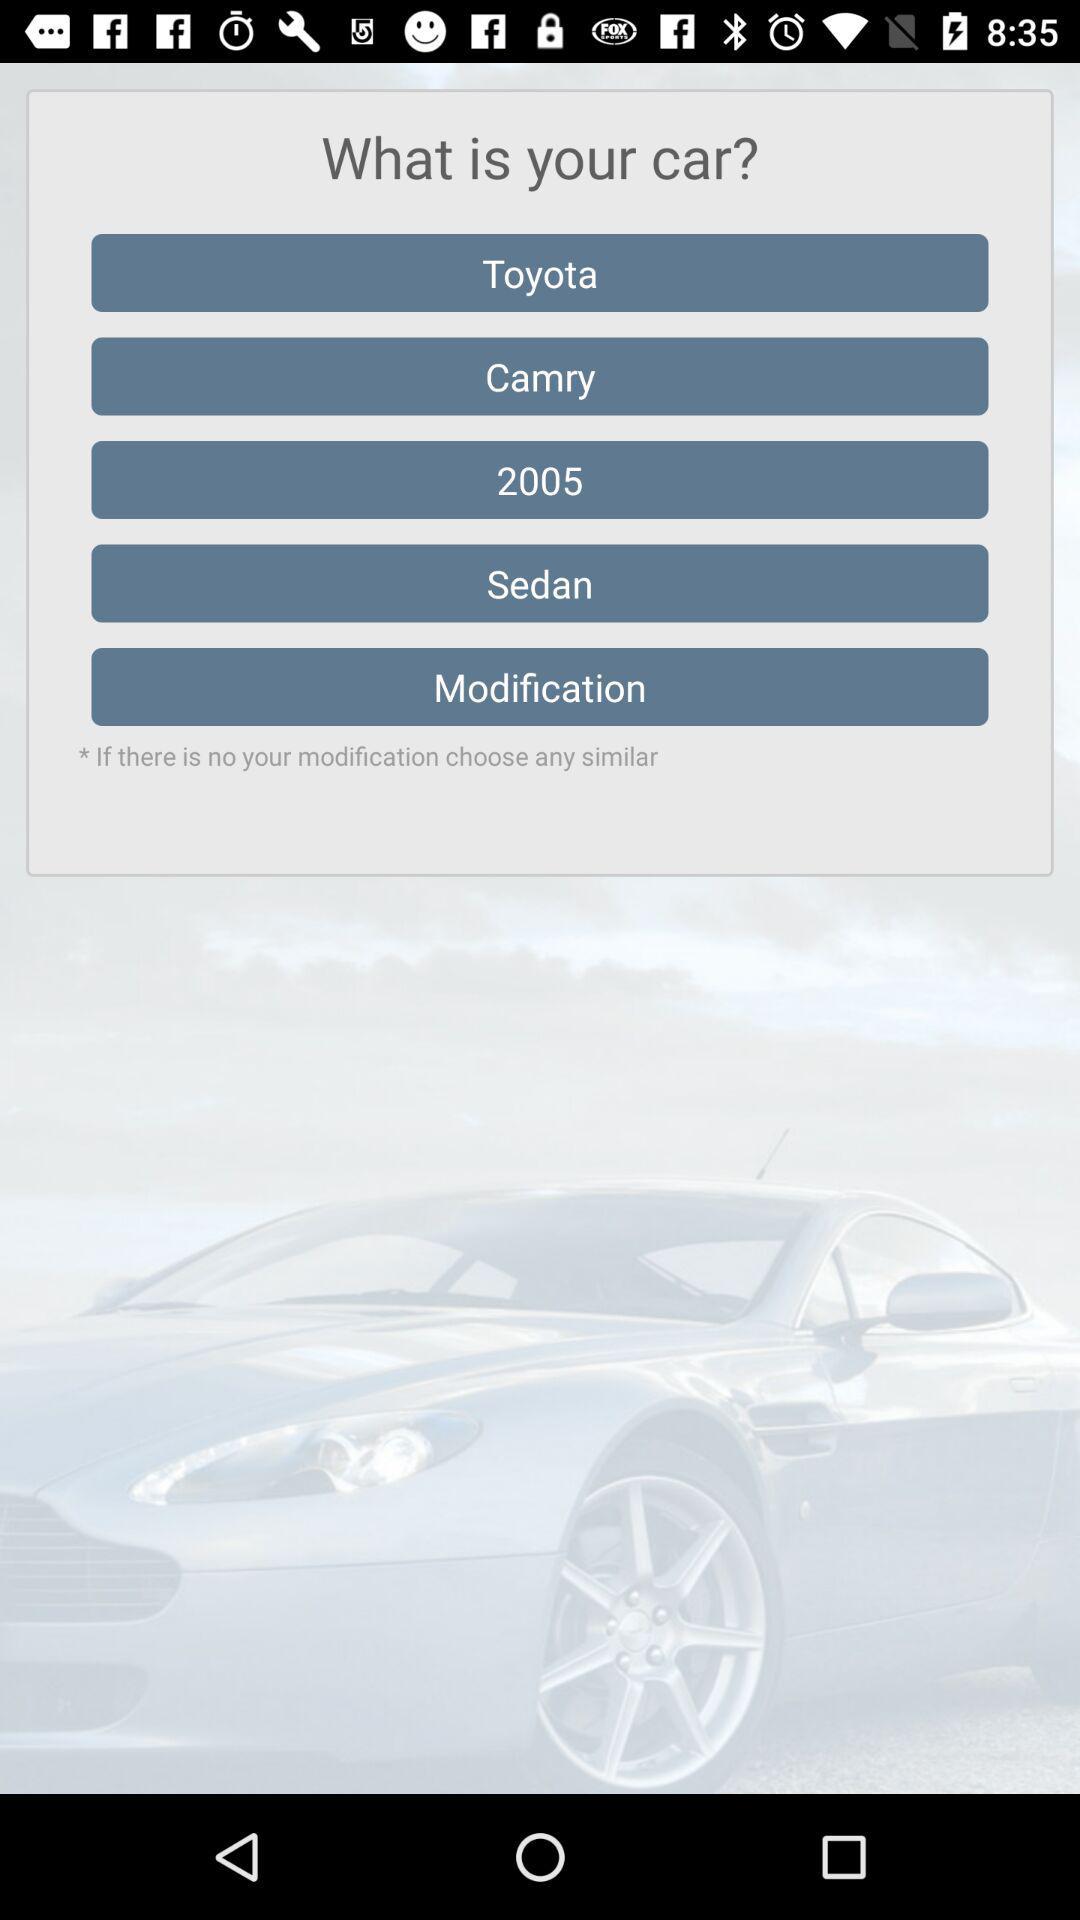 The width and height of the screenshot is (1080, 1920). I want to click on the camry icon, so click(540, 376).